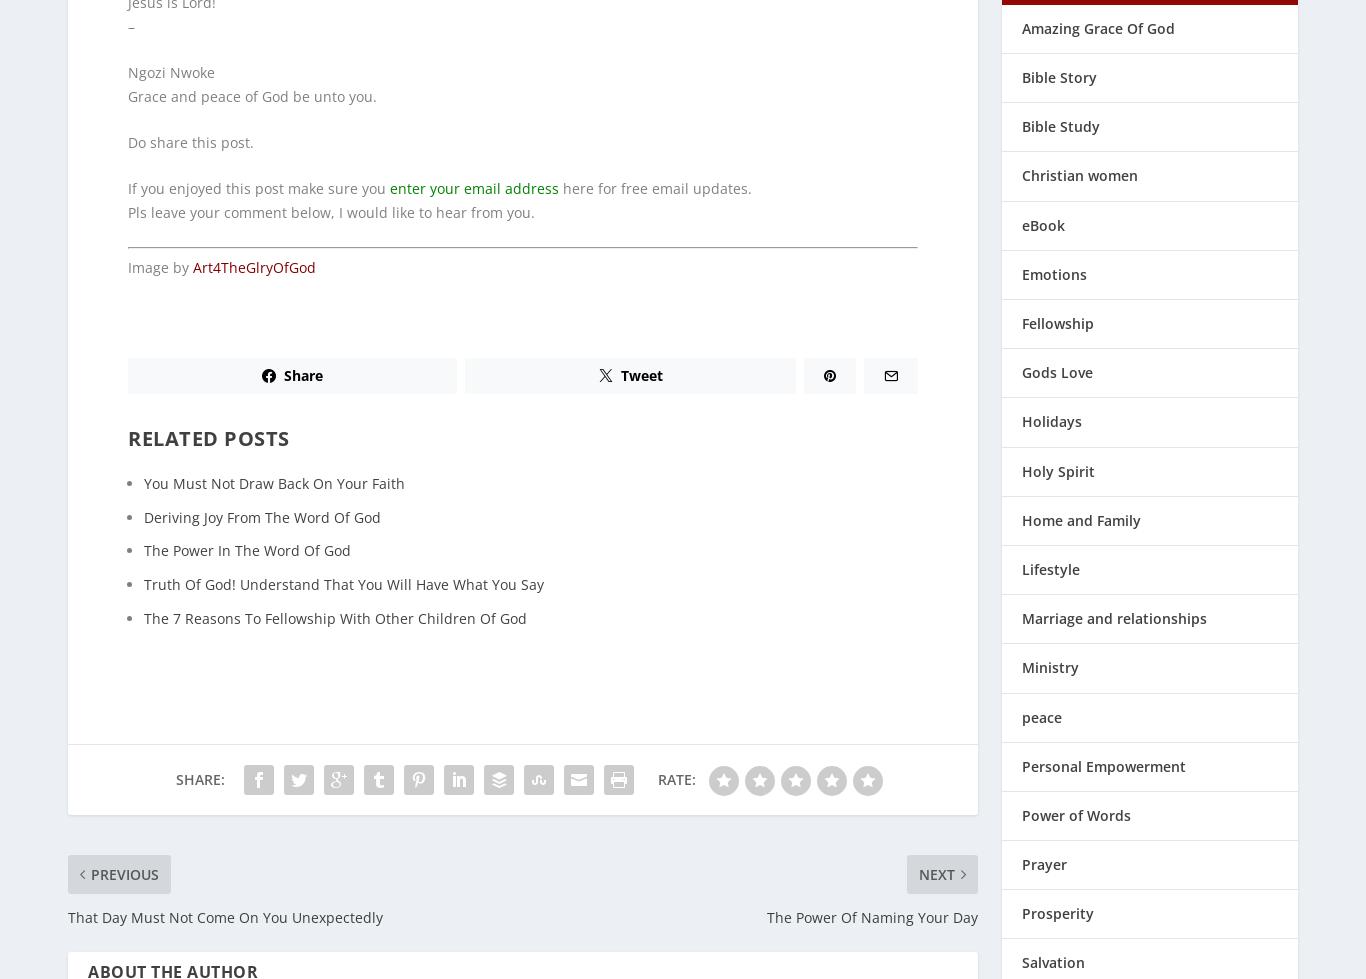 The image size is (1366, 979). I want to click on 'Fellowship', so click(1056, 310).